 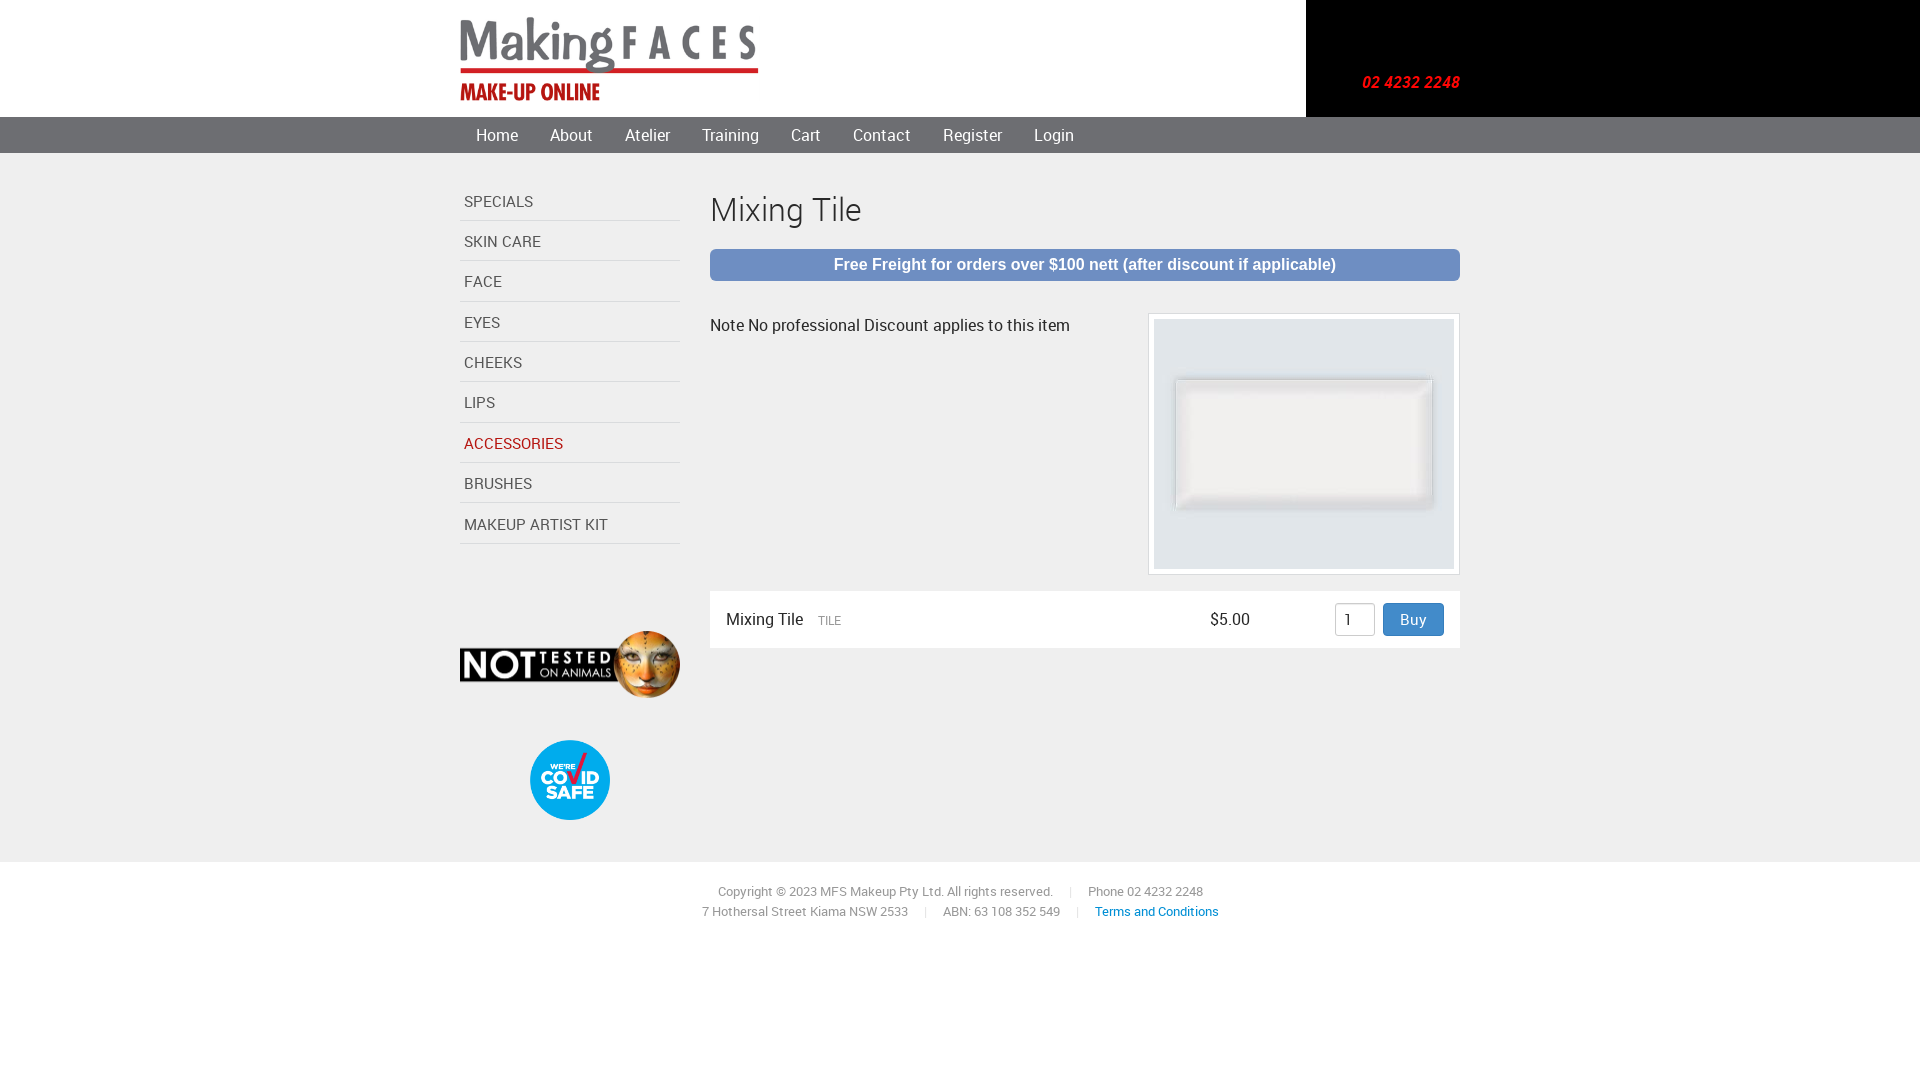 What do you see at coordinates (569, 242) in the screenshot?
I see `'SKIN CARE'` at bounding box center [569, 242].